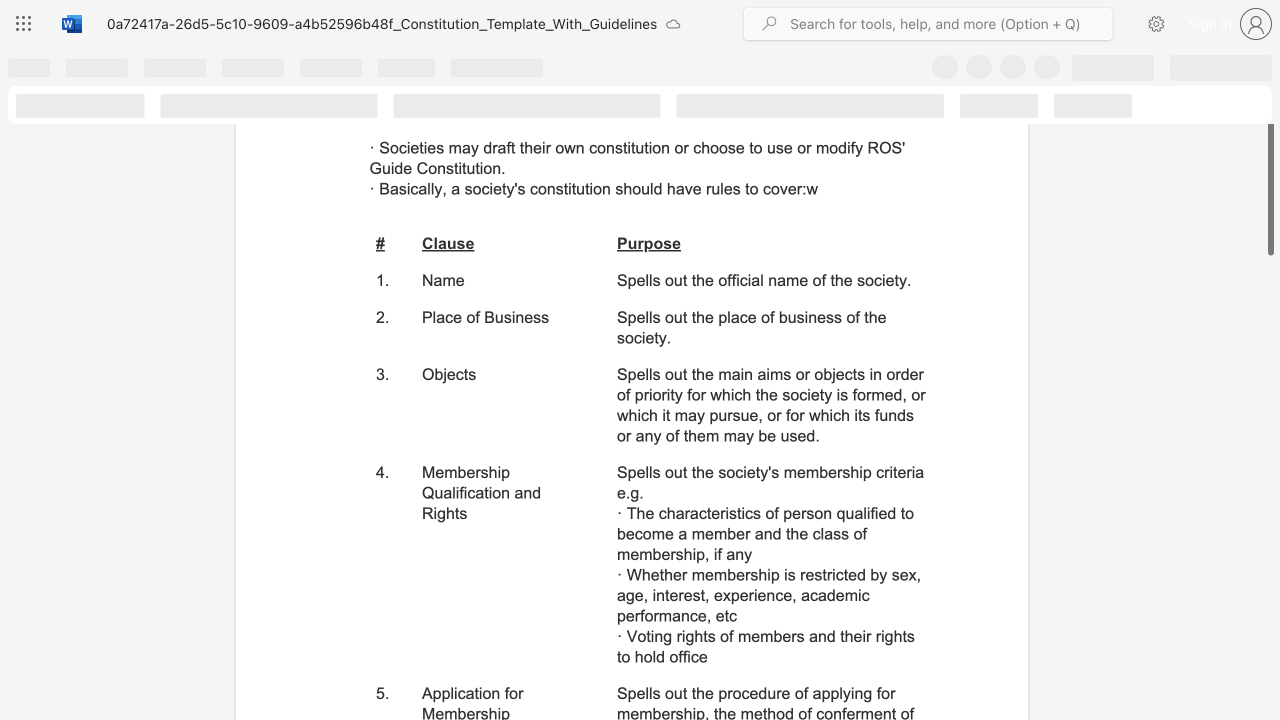  Describe the element at coordinates (1269, 163) in the screenshot. I see `the scrollbar and move down 420 pixels` at that location.